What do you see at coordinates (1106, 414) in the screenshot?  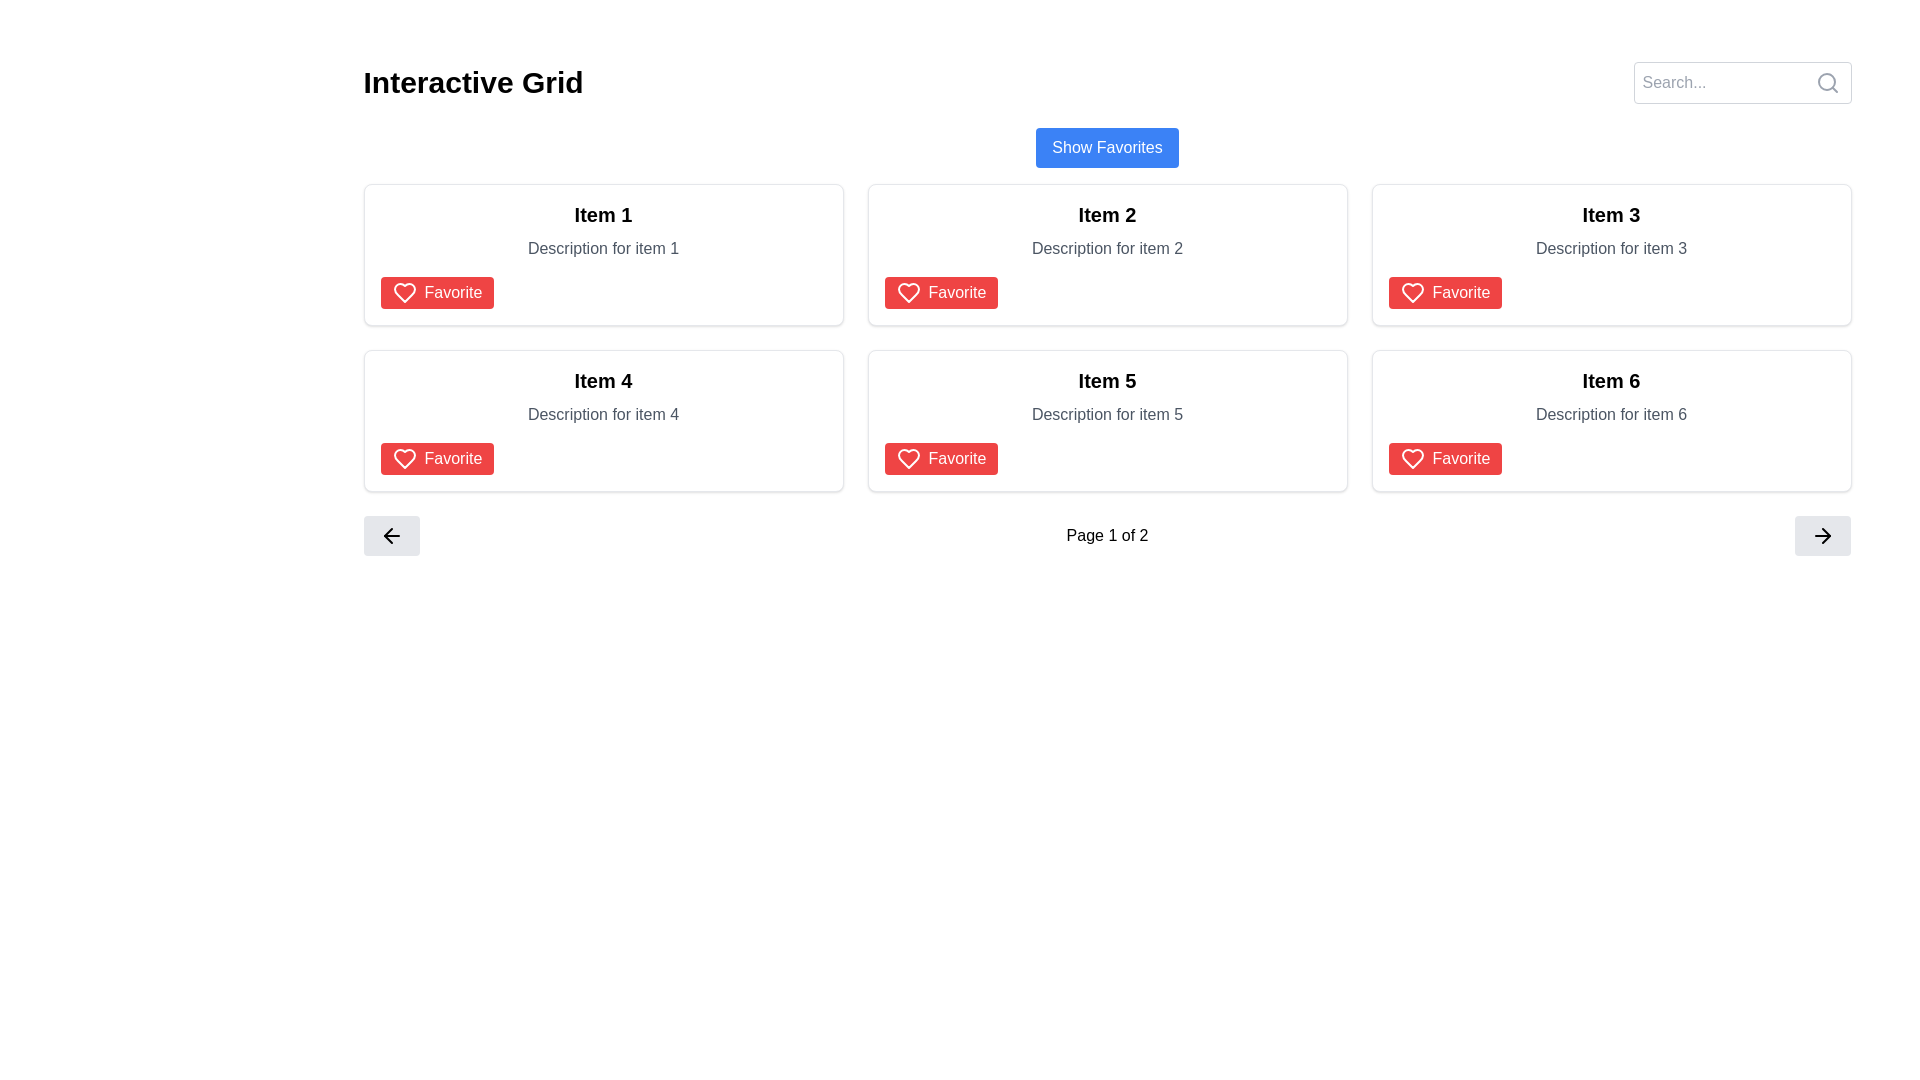 I see `the text label that reads 'Description for item 5', which is styled in gray and located below the title 'Item 5' and above the red 'Favorite' button within the card for 'Item 5'` at bounding box center [1106, 414].